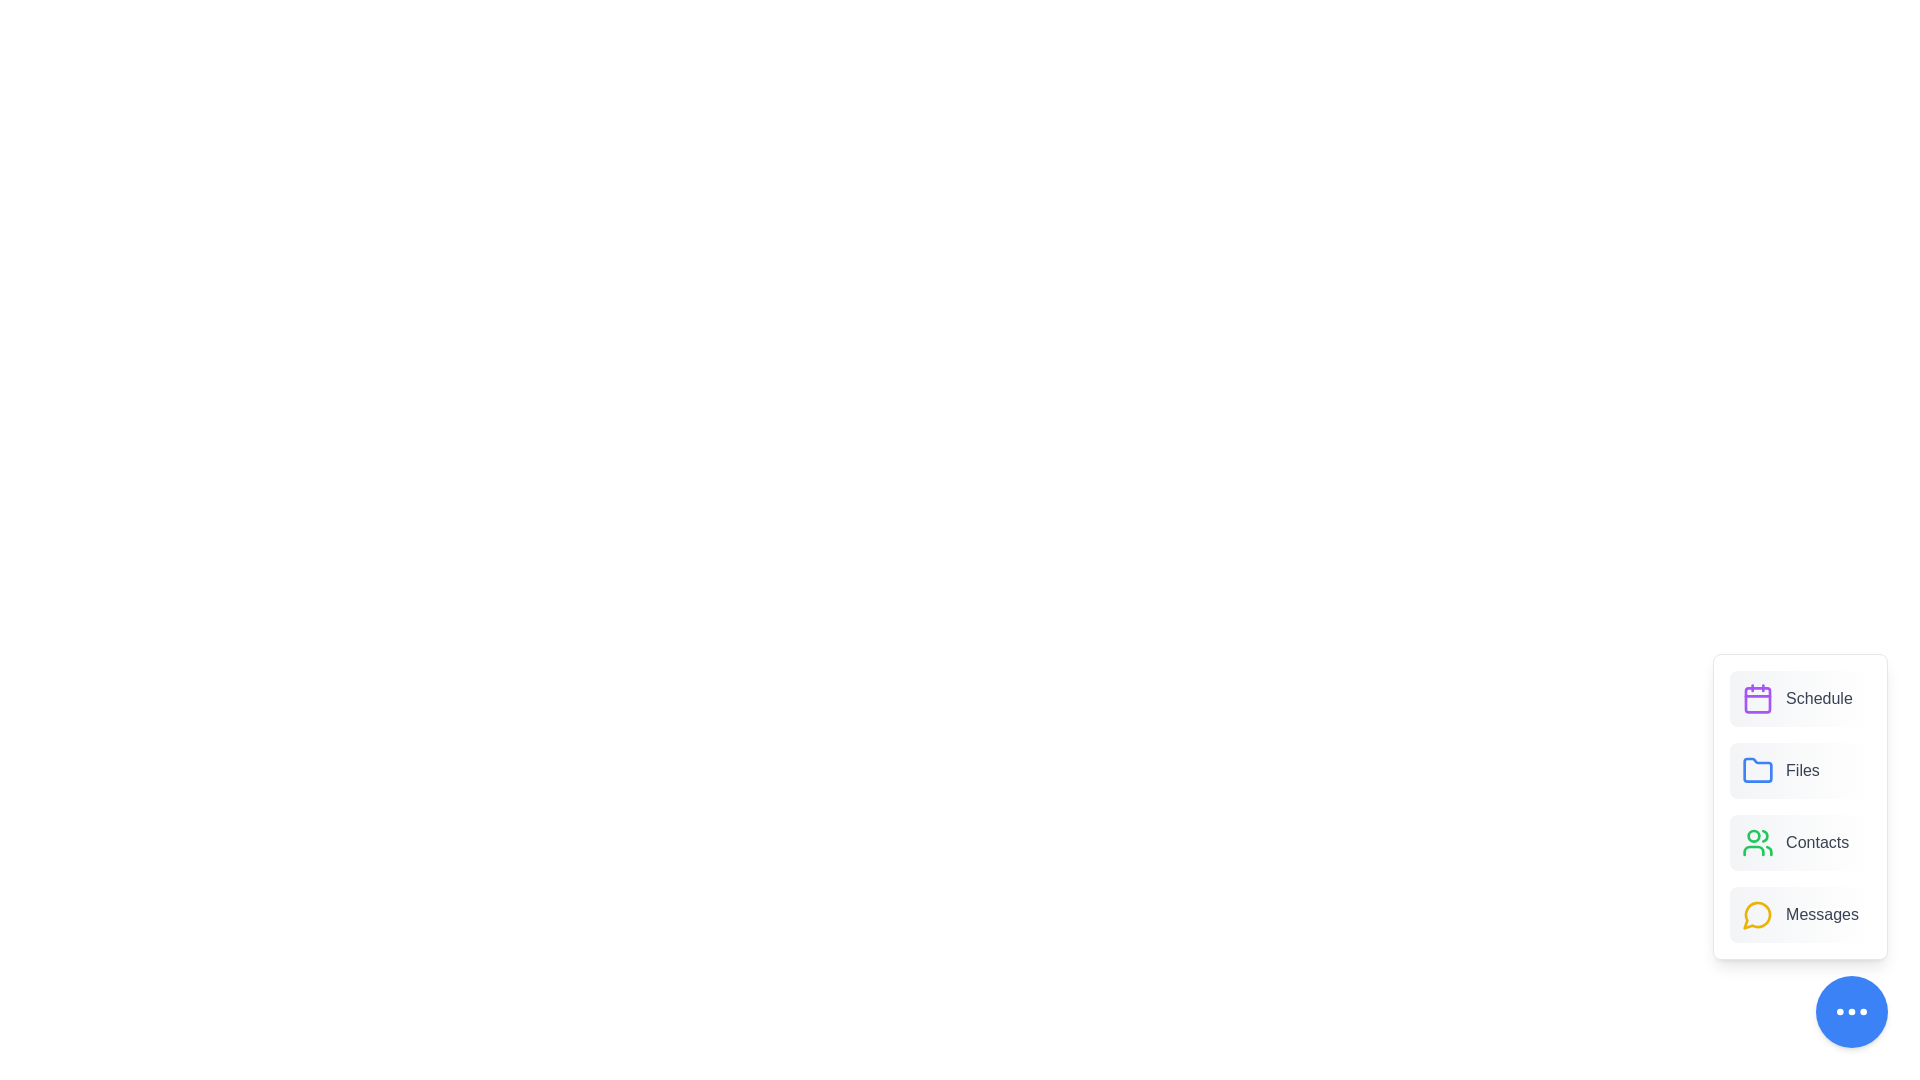  Describe the element at coordinates (1800, 770) in the screenshot. I see `the 'Files' button in the MultiPurposeActionDial component` at that location.